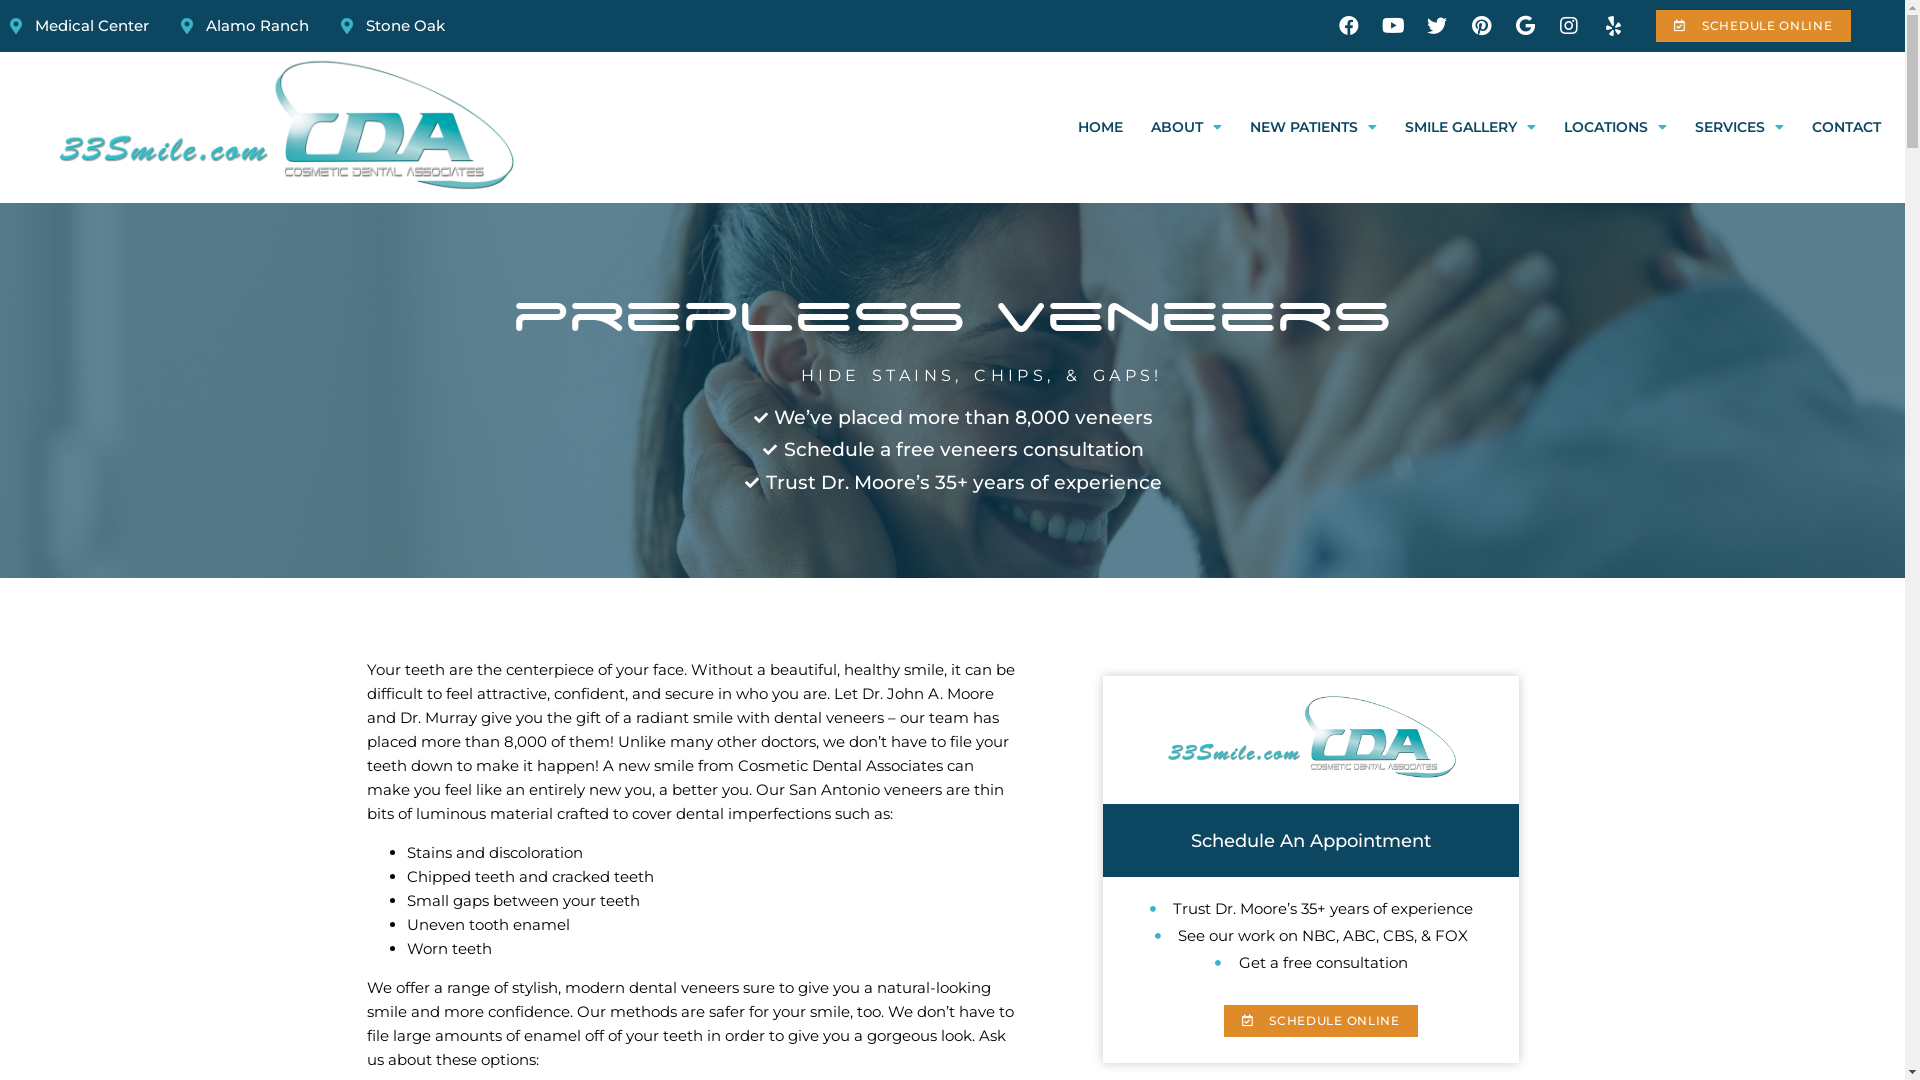 The width and height of the screenshot is (1920, 1080). Describe the element at coordinates (1738, 127) in the screenshot. I see `'SERVICES'` at that location.